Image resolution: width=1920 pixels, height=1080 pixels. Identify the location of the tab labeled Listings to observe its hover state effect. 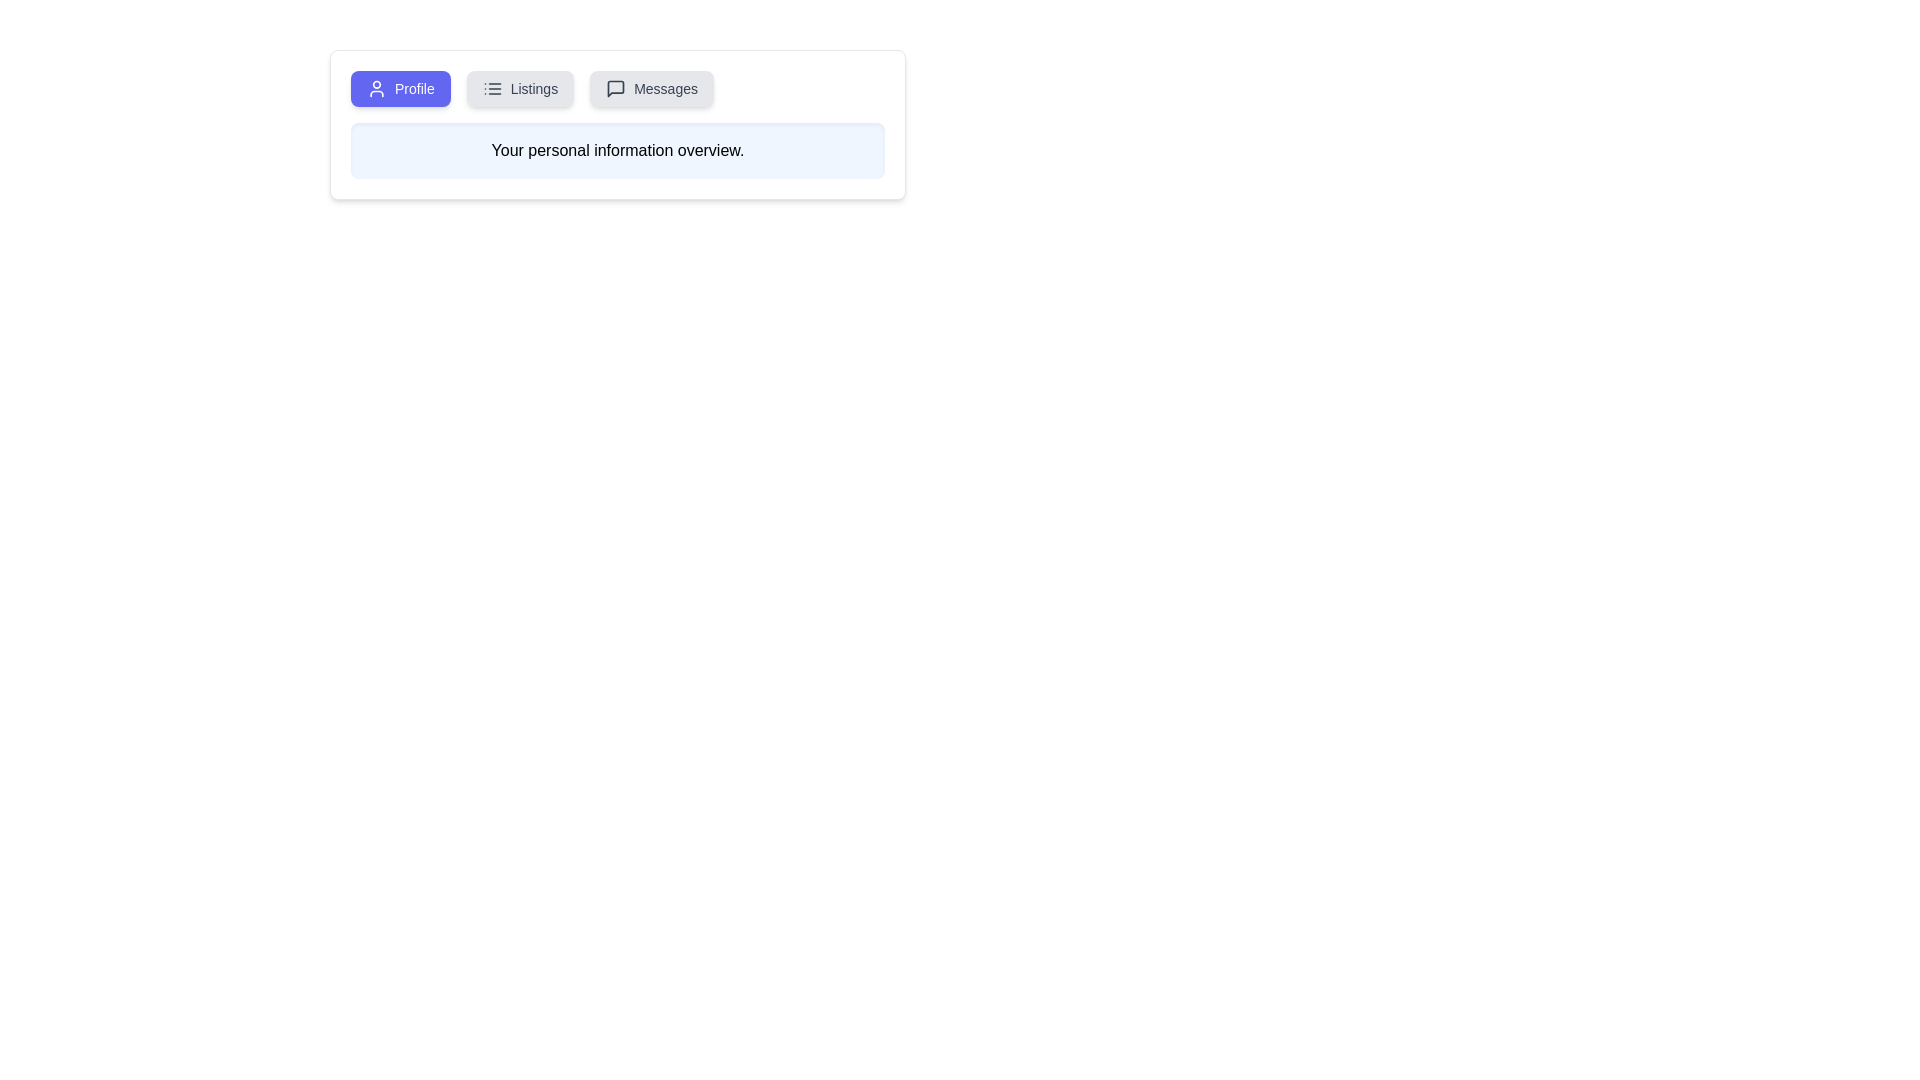
(520, 87).